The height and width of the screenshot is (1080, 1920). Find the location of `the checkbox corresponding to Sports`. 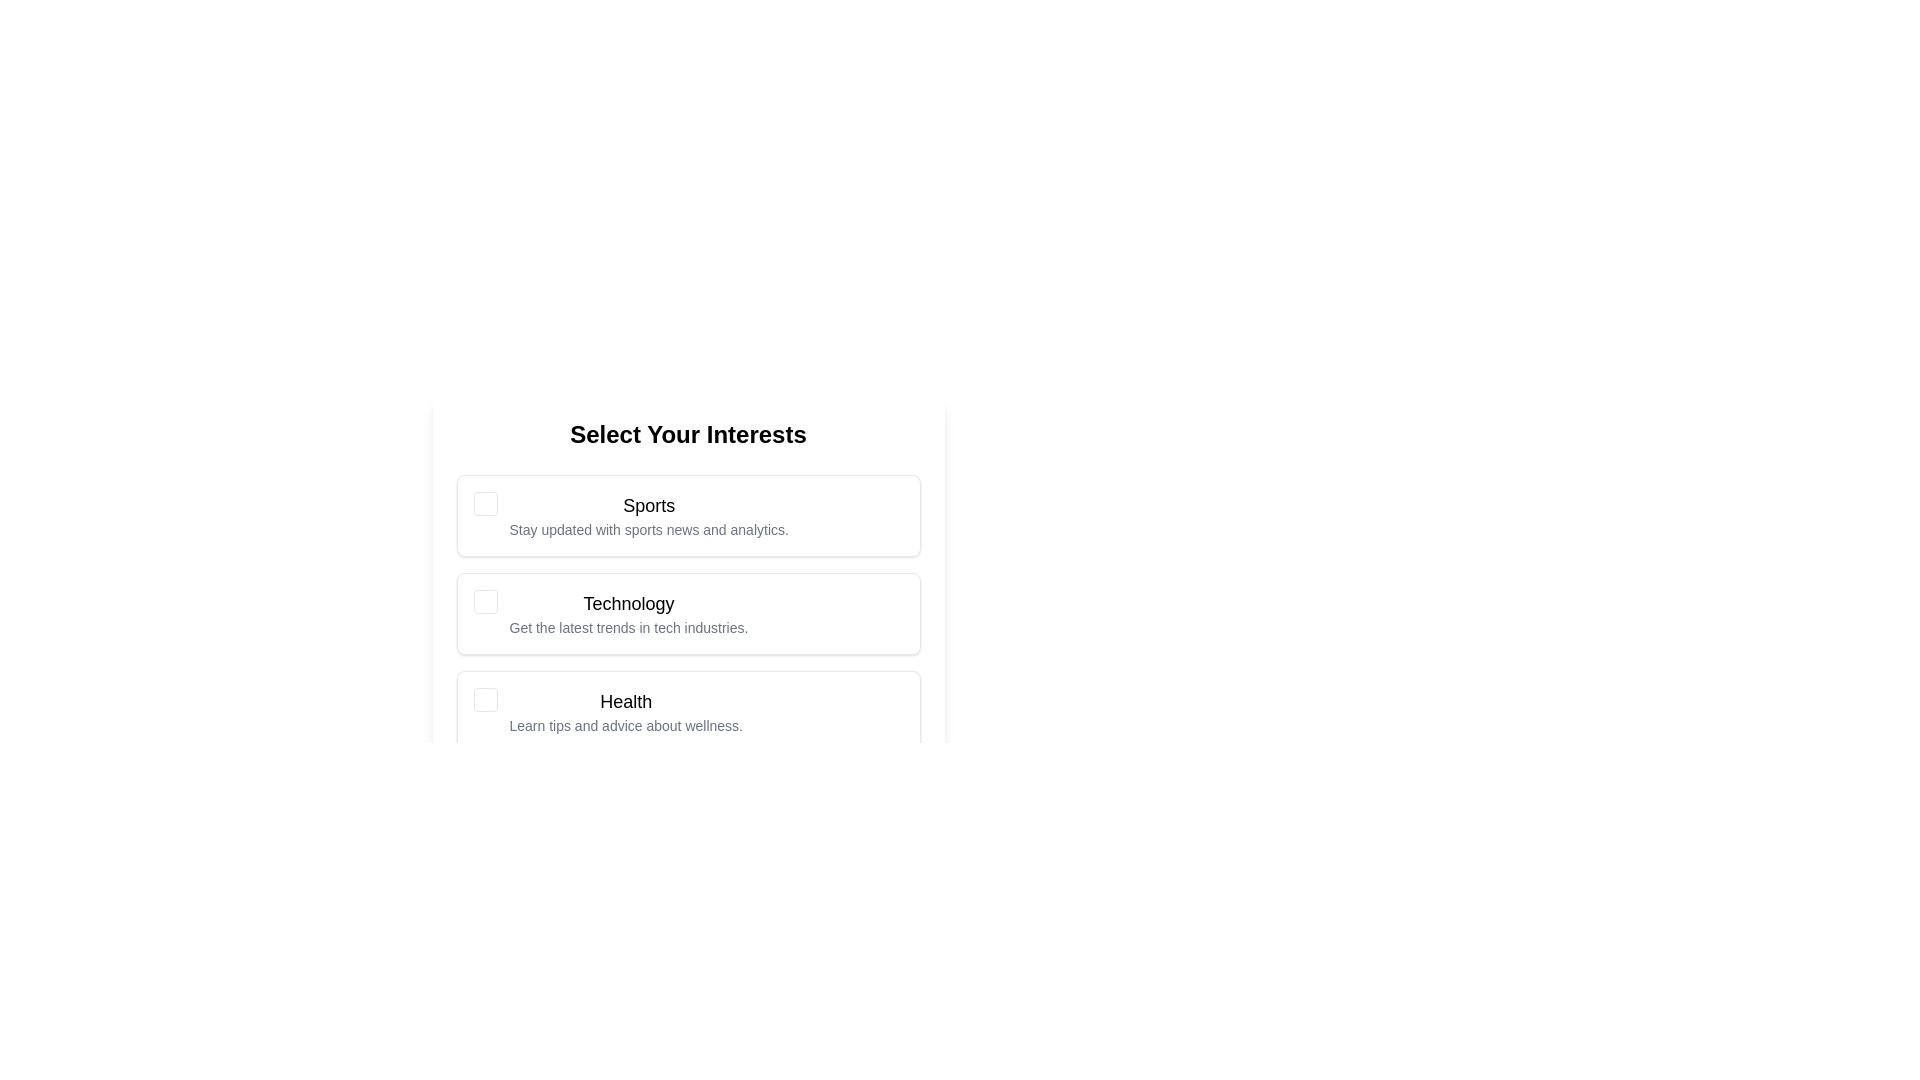

the checkbox corresponding to Sports is located at coordinates (485, 503).